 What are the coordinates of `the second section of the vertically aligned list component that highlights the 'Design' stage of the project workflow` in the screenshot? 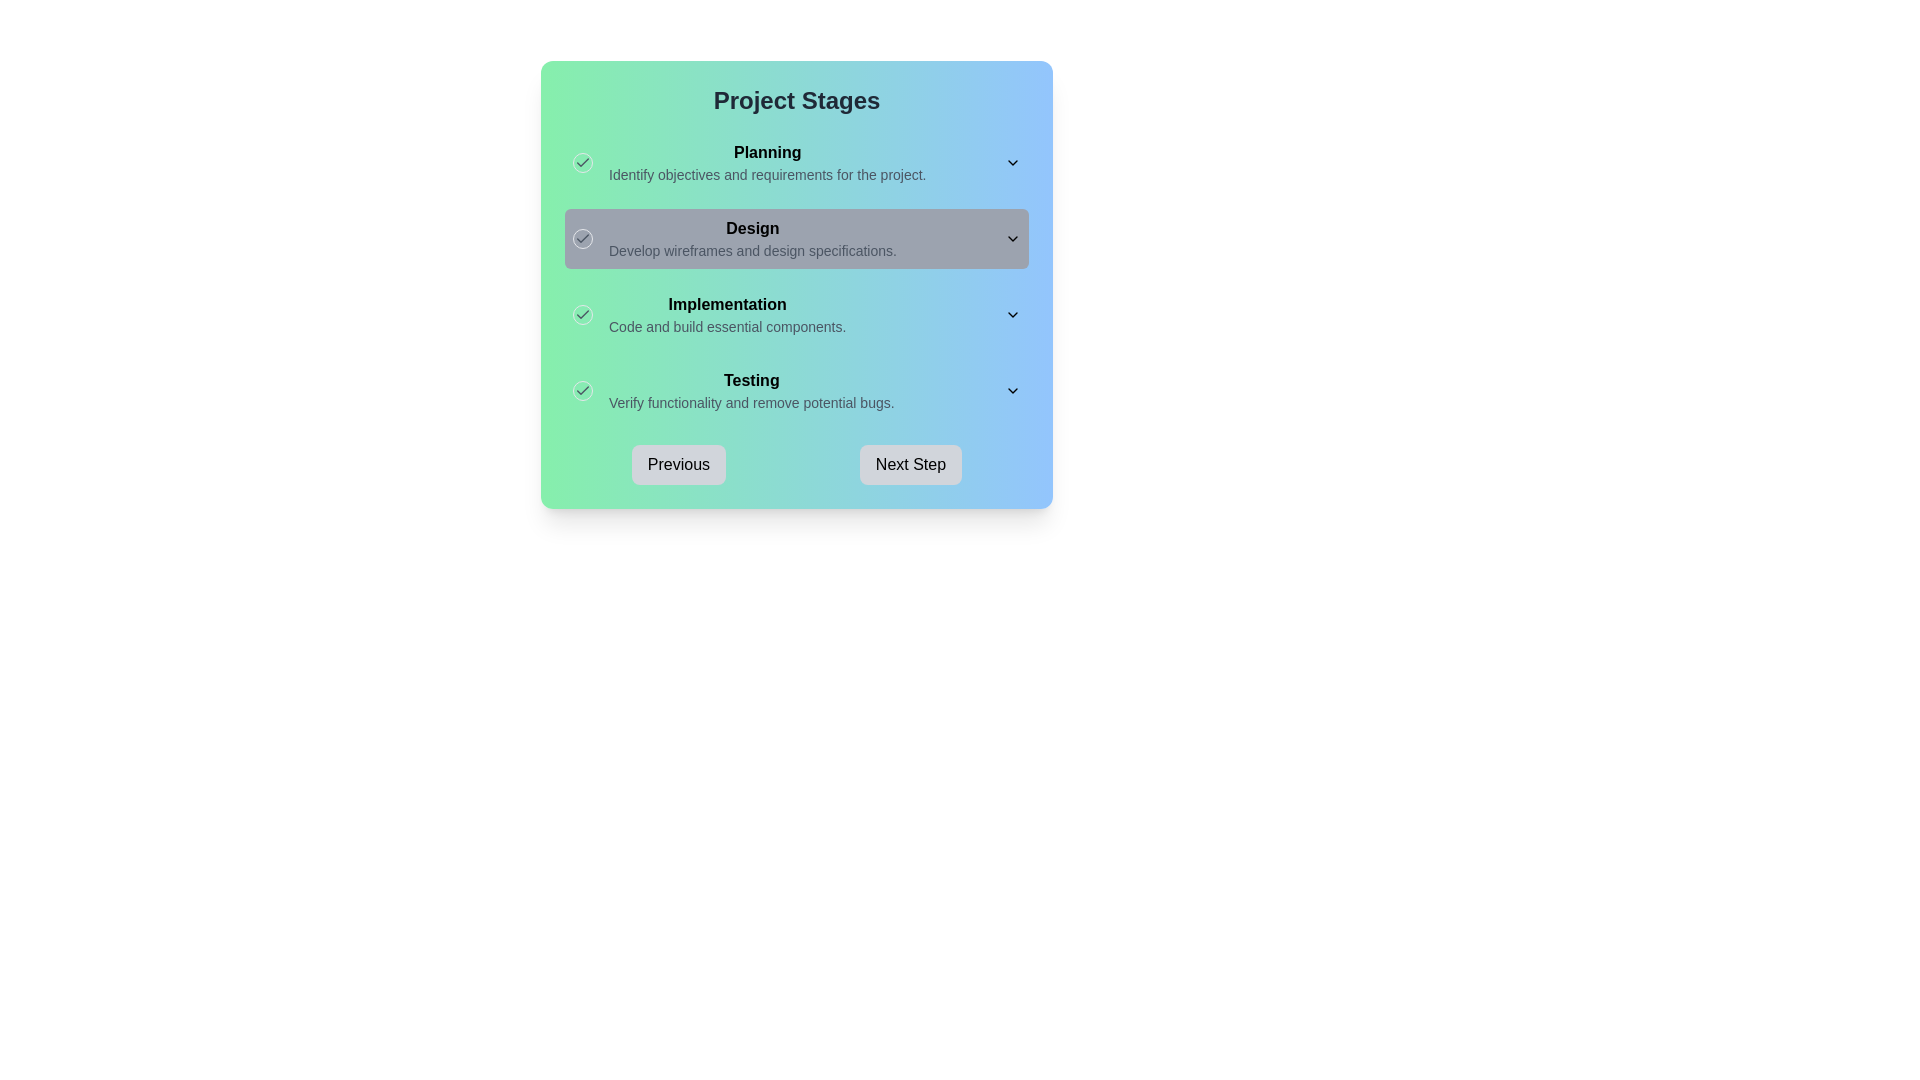 It's located at (795, 277).